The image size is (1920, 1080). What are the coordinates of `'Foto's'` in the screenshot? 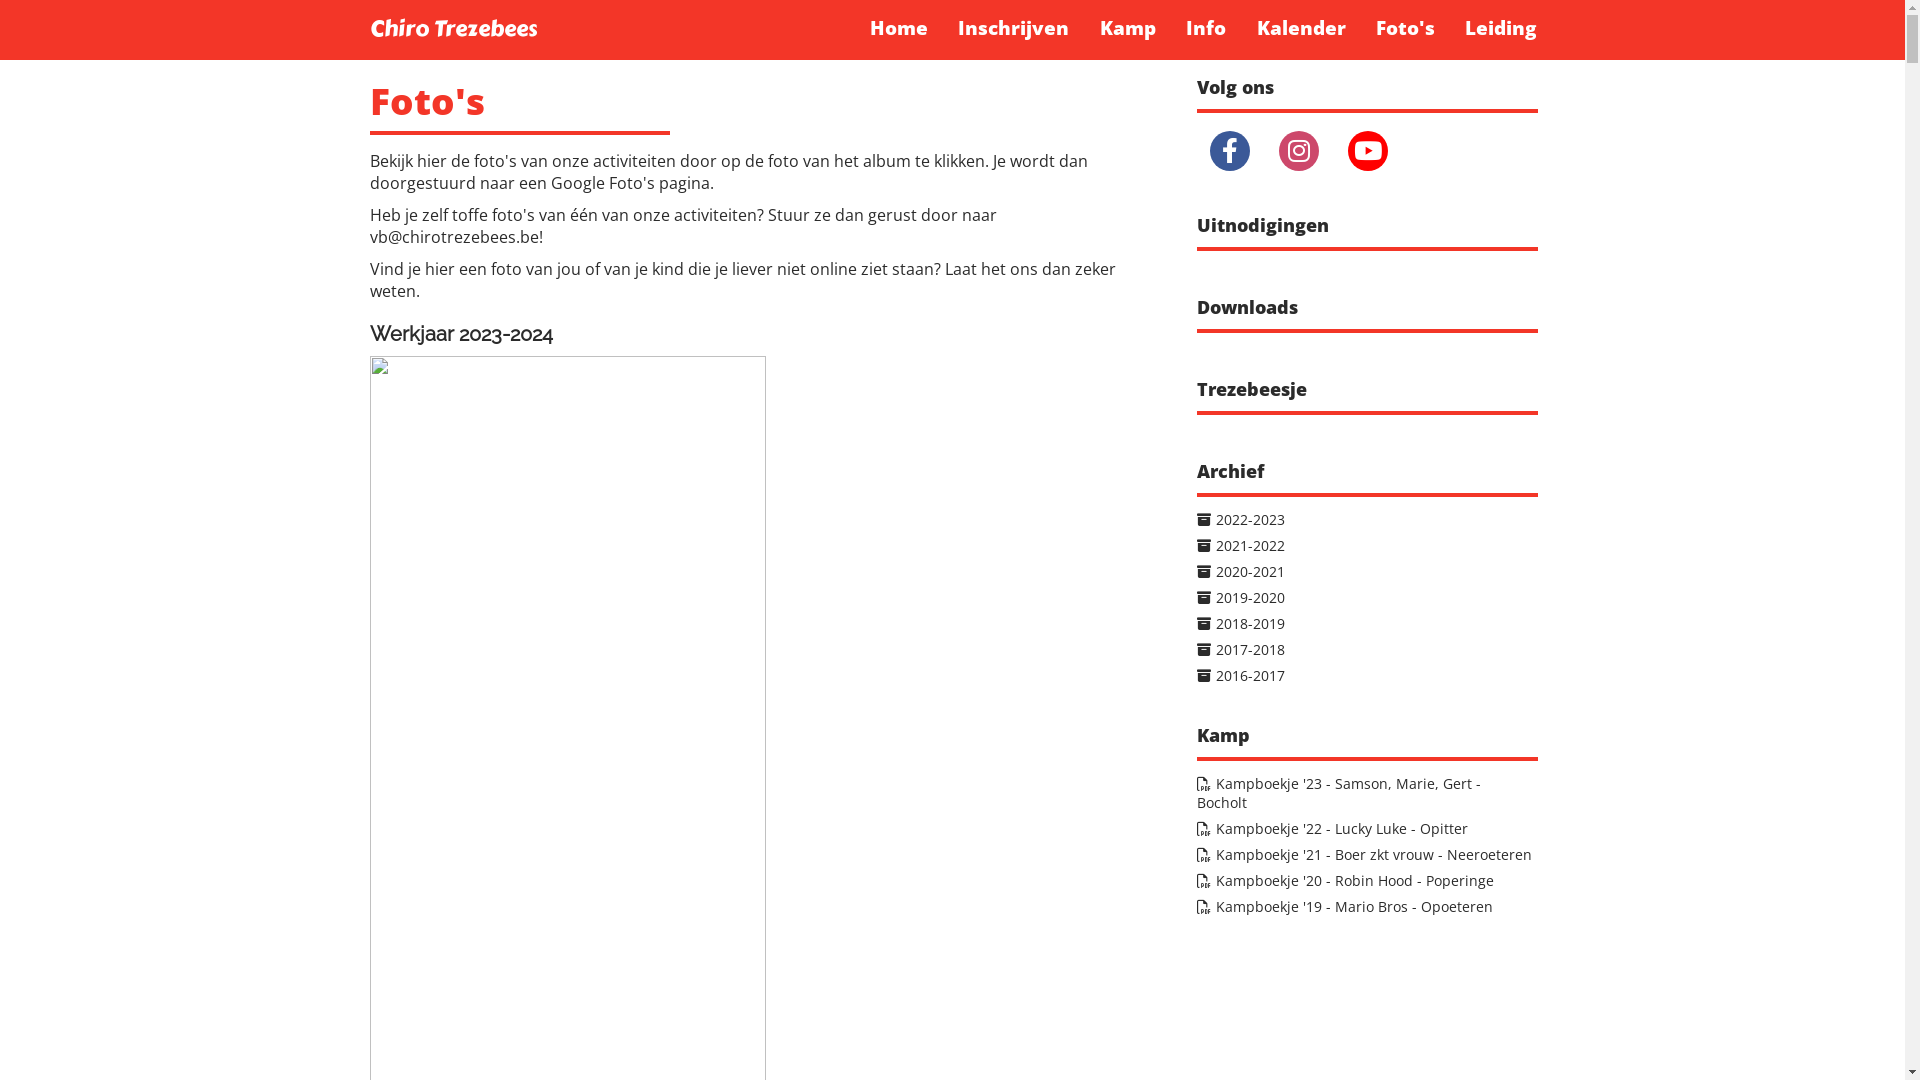 It's located at (1404, 27).